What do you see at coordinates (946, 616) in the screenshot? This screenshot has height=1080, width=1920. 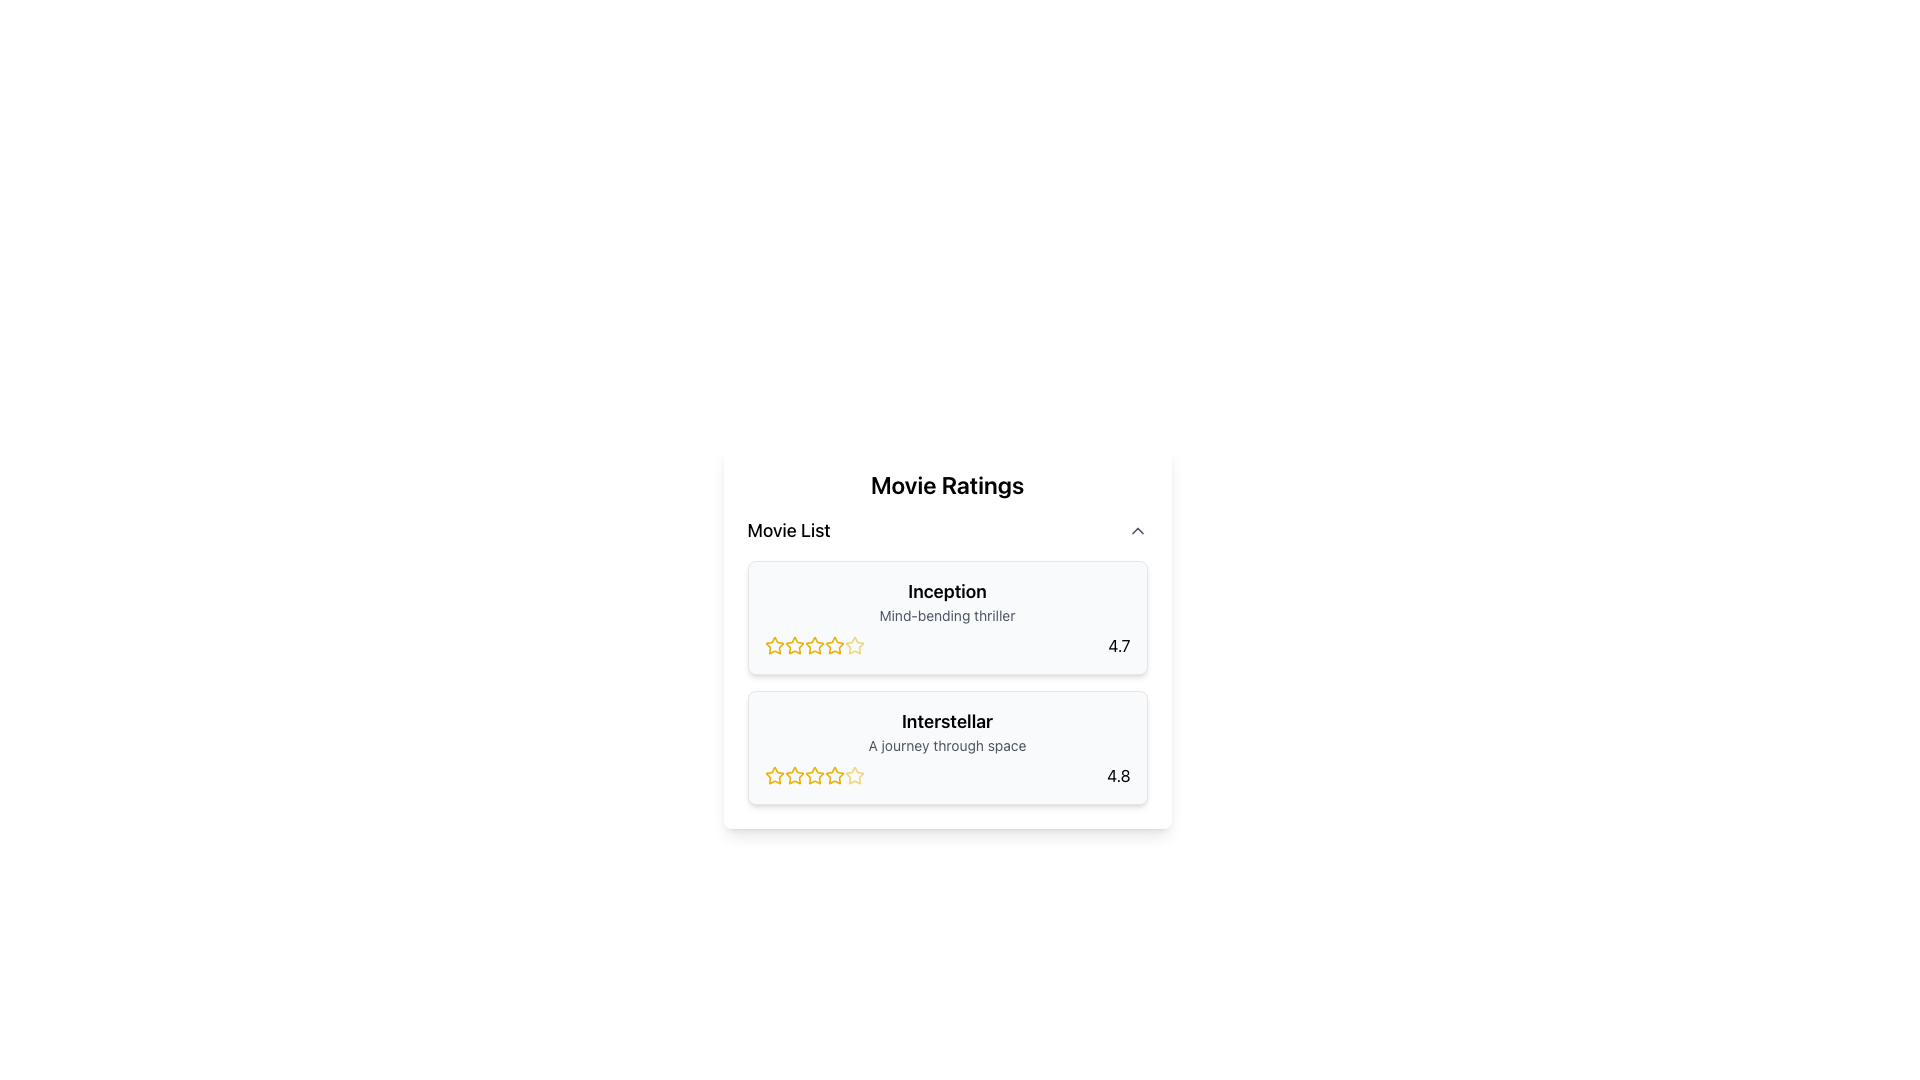 I see `the movie card representing 'Inception', which is the first card in a vertical list of movie entries` at bounding box center [946, 616].